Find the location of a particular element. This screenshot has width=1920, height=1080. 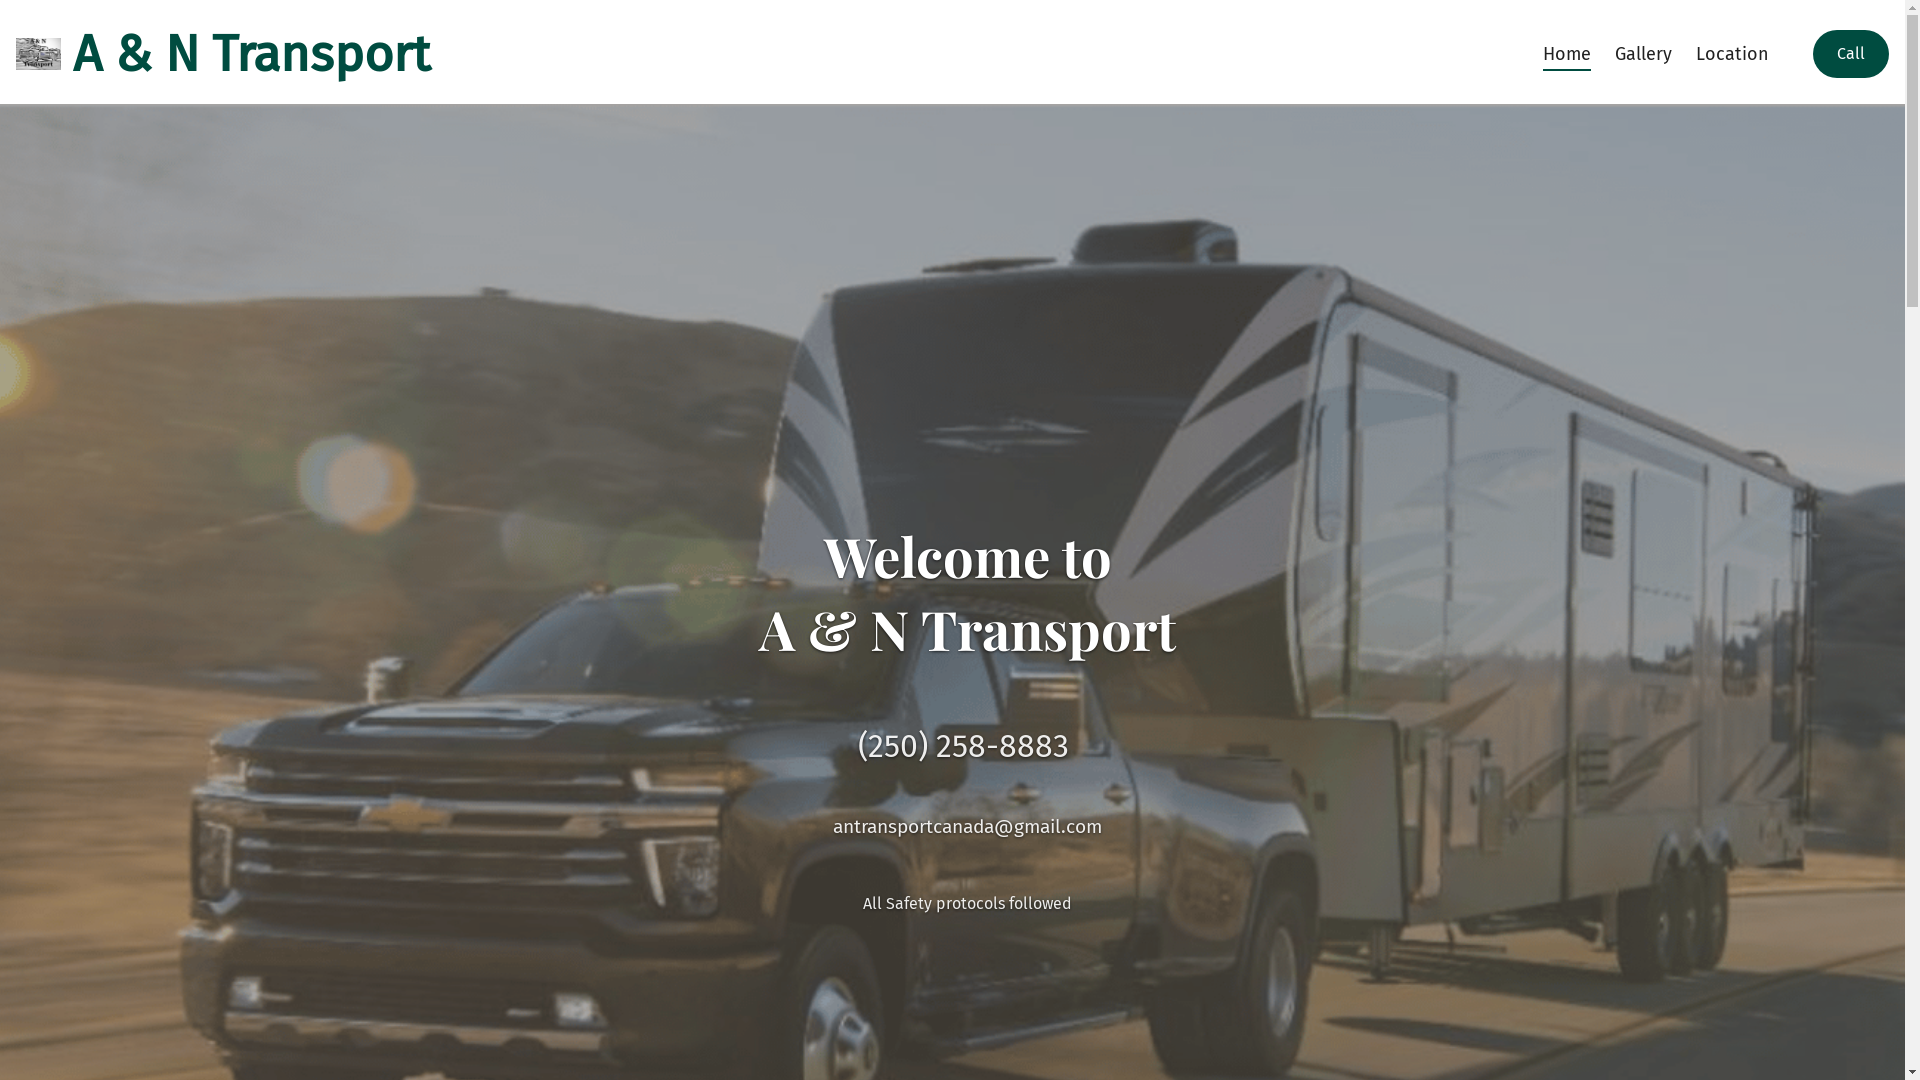

'Call' is located at coordinates (1850, 53).